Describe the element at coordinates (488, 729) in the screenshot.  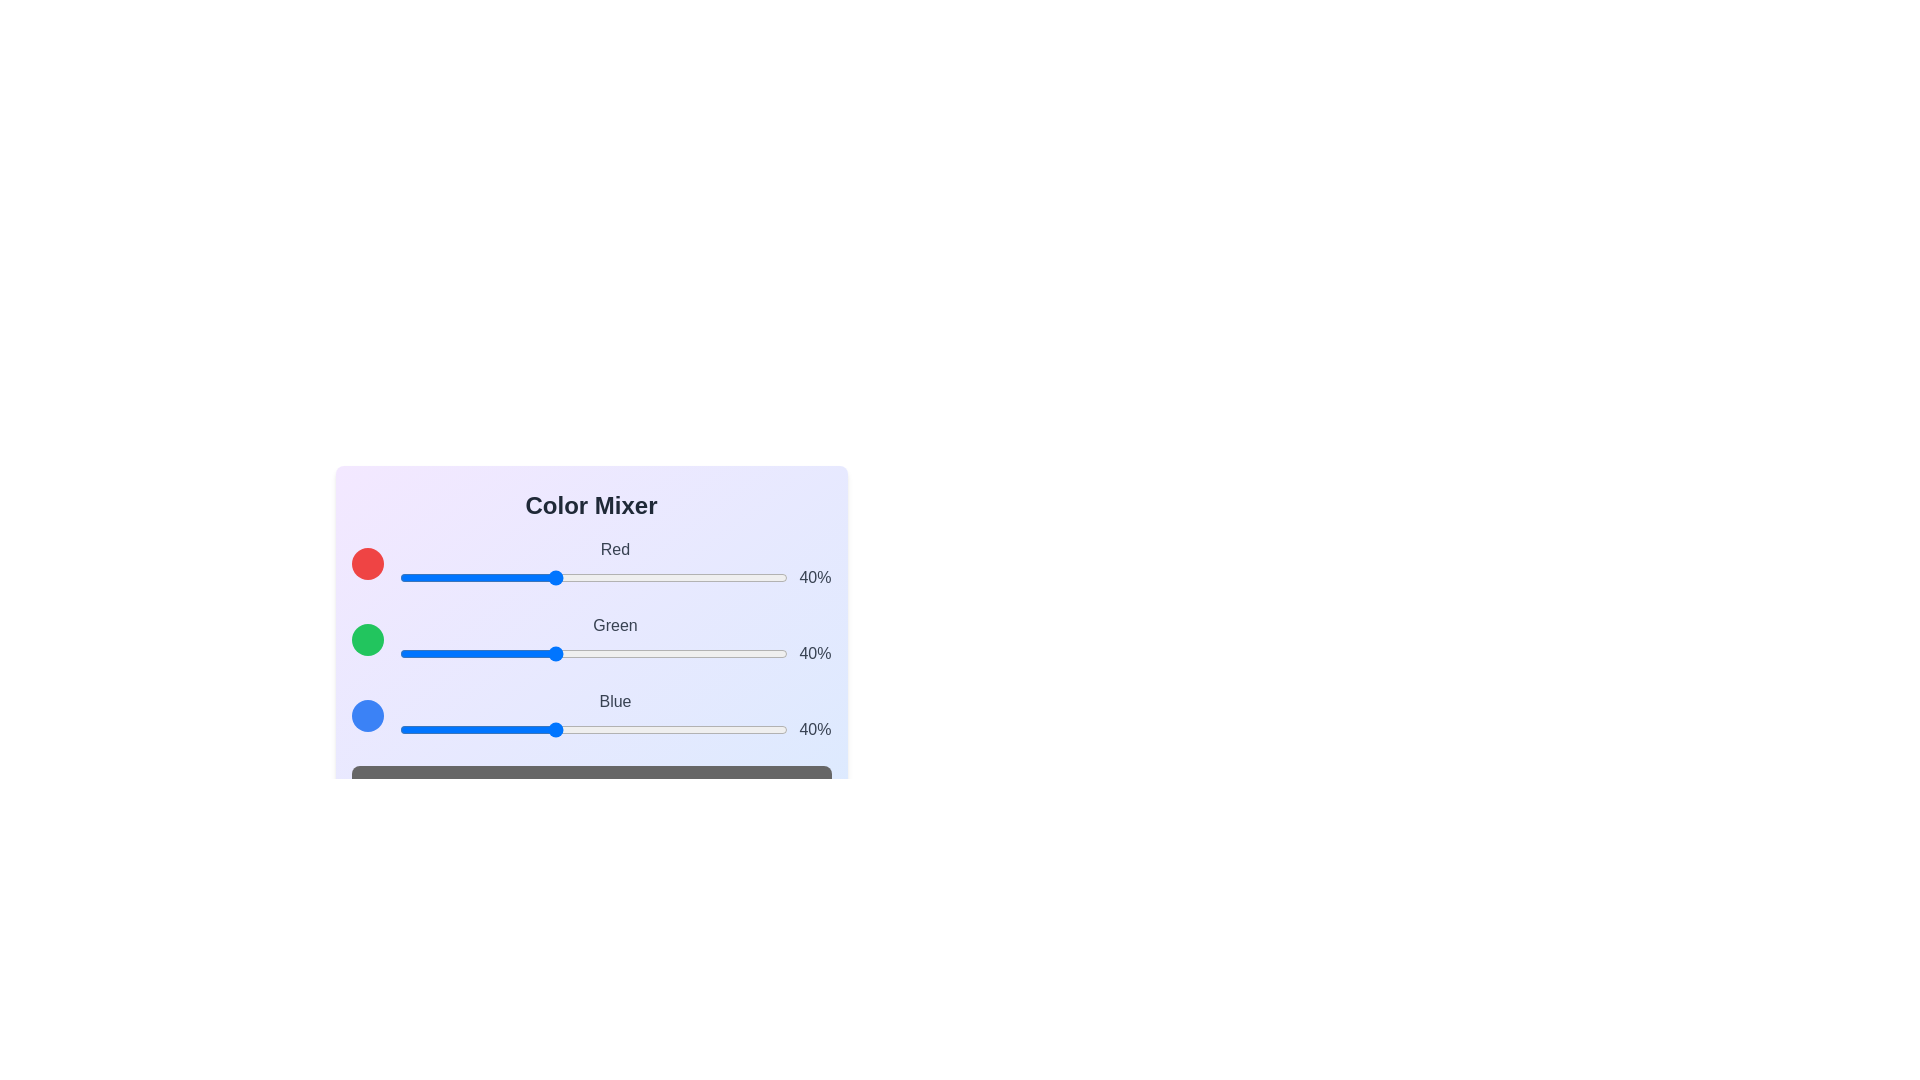
I see `the blue slider to 23%` at that location.